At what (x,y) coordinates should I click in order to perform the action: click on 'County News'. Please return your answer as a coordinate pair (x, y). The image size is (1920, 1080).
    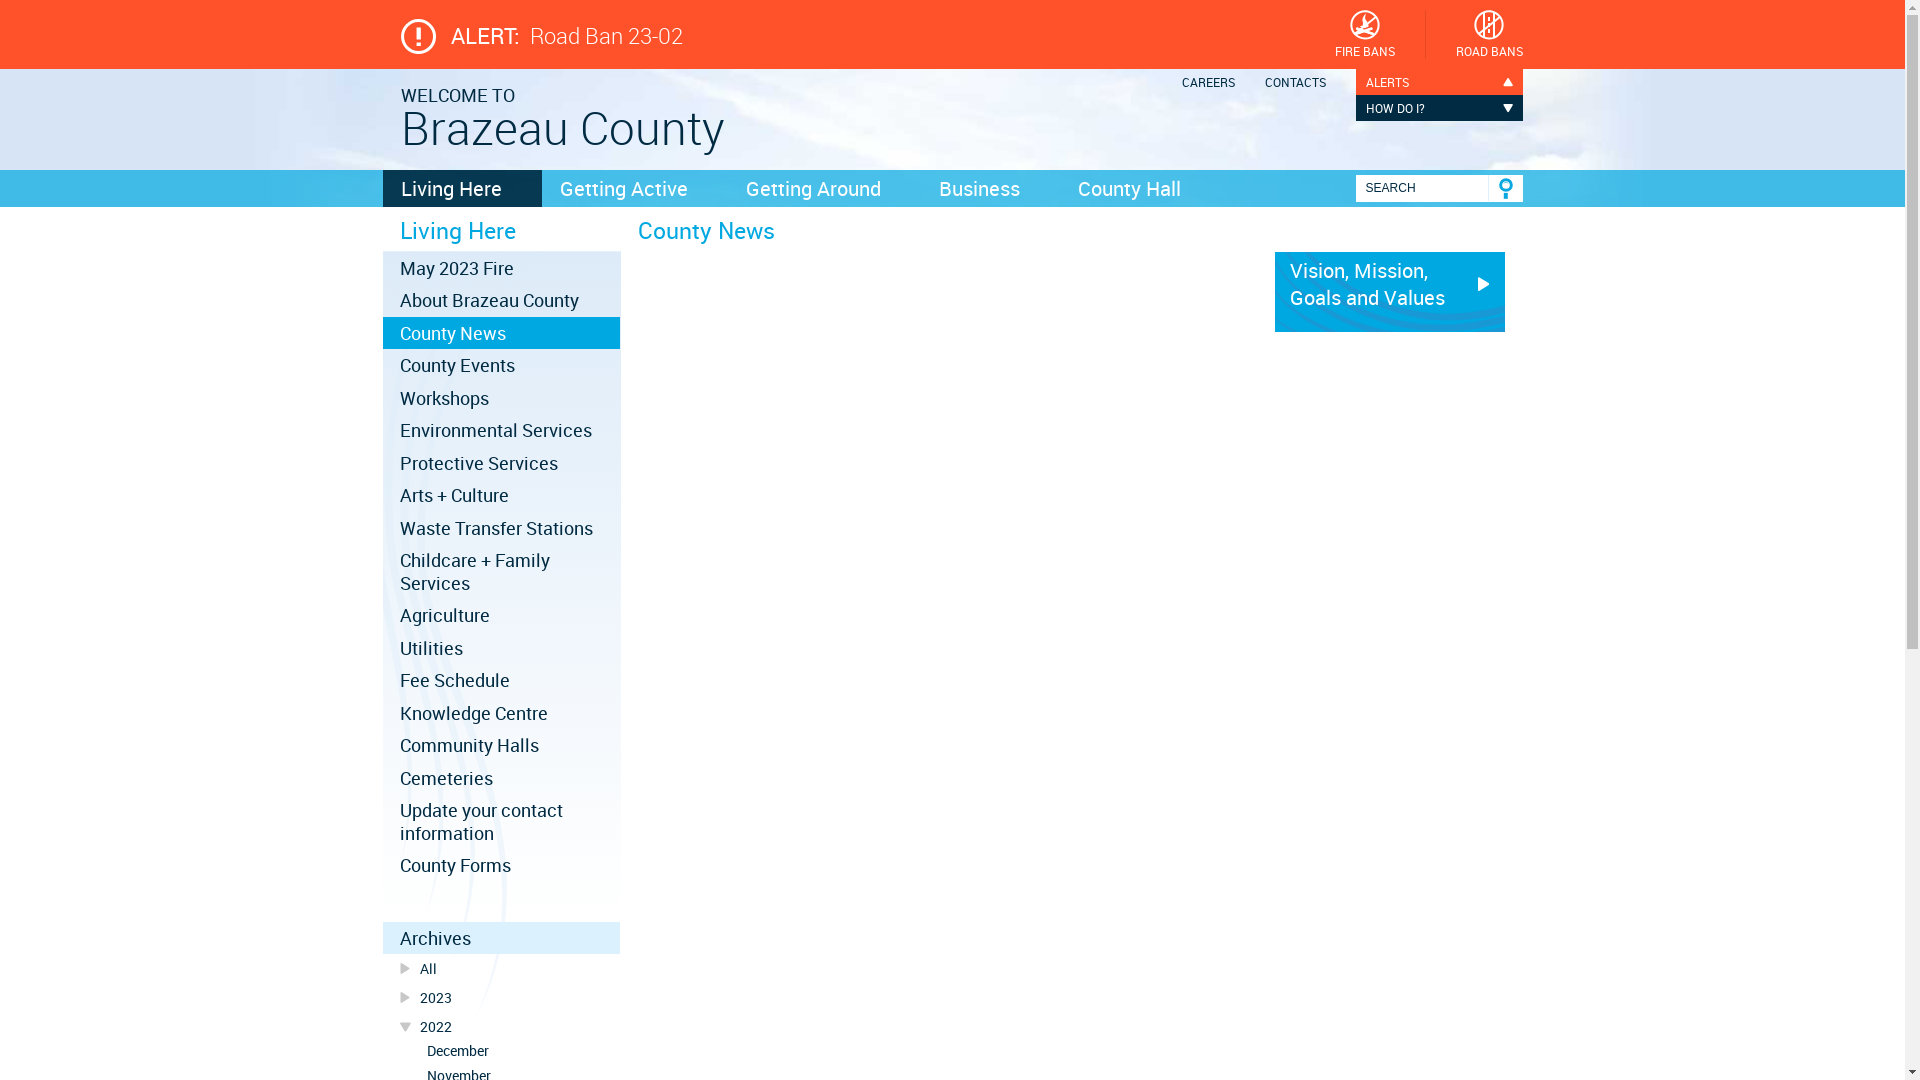
    Looking at the image, I should click on (500, 331).